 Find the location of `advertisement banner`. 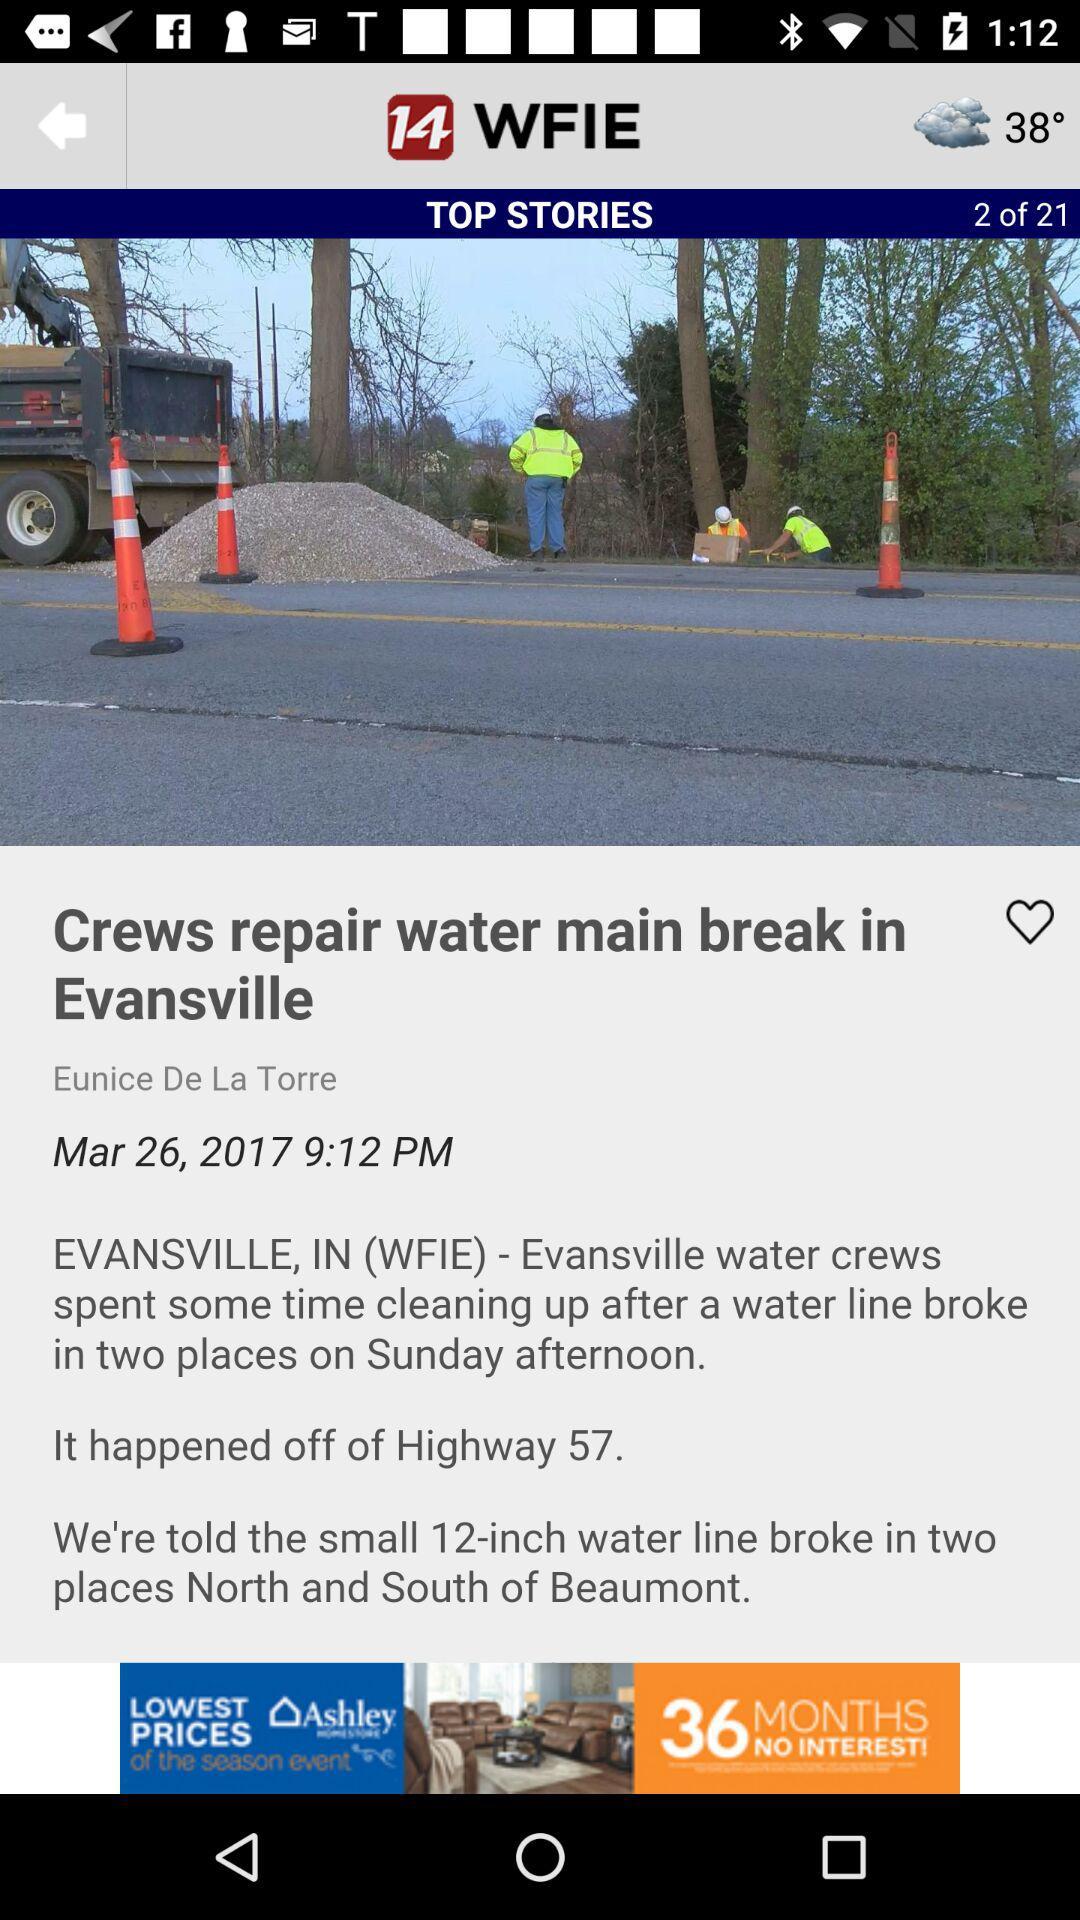

advertisement banner is located at coordinates (540, 1727).